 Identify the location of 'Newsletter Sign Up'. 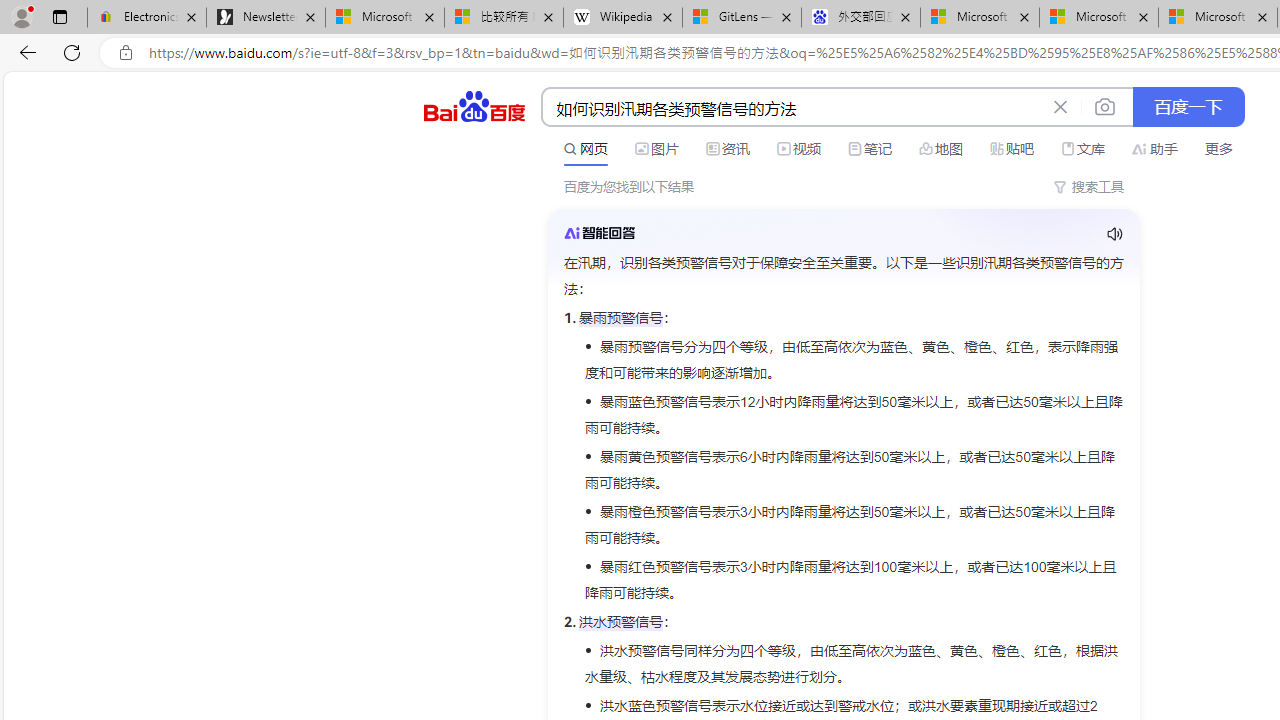
(265, 17).